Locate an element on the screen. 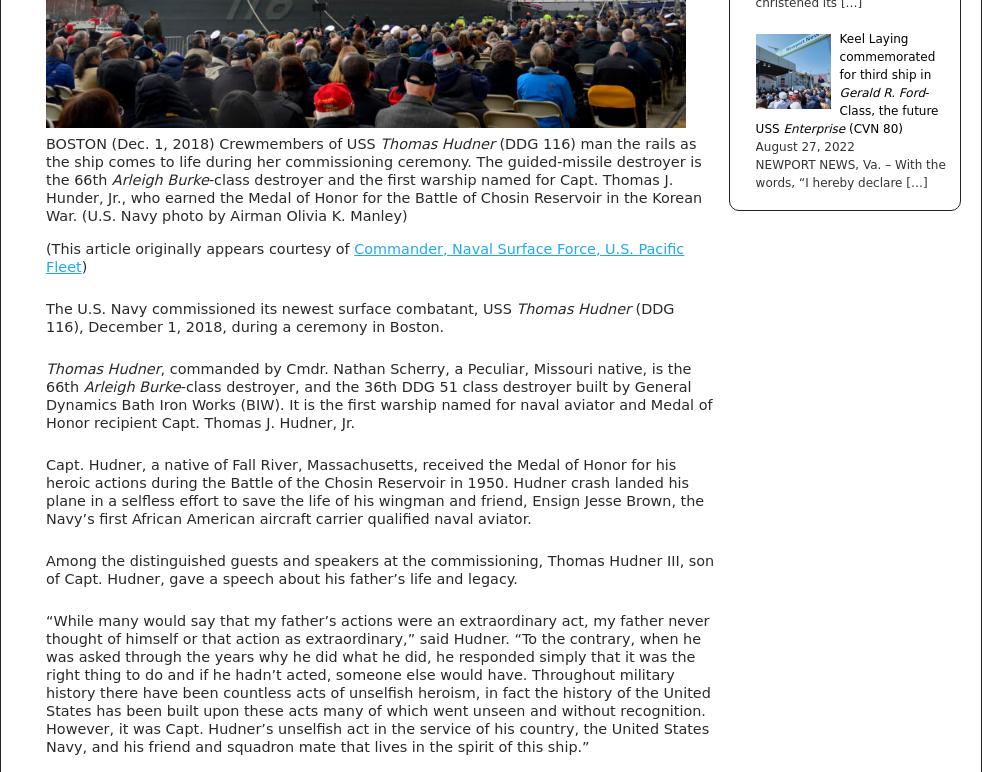 This screenshot has height=772, width=982. '(DDG 116) man the rails as the ship comes to life during her commissioning ceremony. The guided-missile destroyer is the 66th' is located at coordinates (373, 161).